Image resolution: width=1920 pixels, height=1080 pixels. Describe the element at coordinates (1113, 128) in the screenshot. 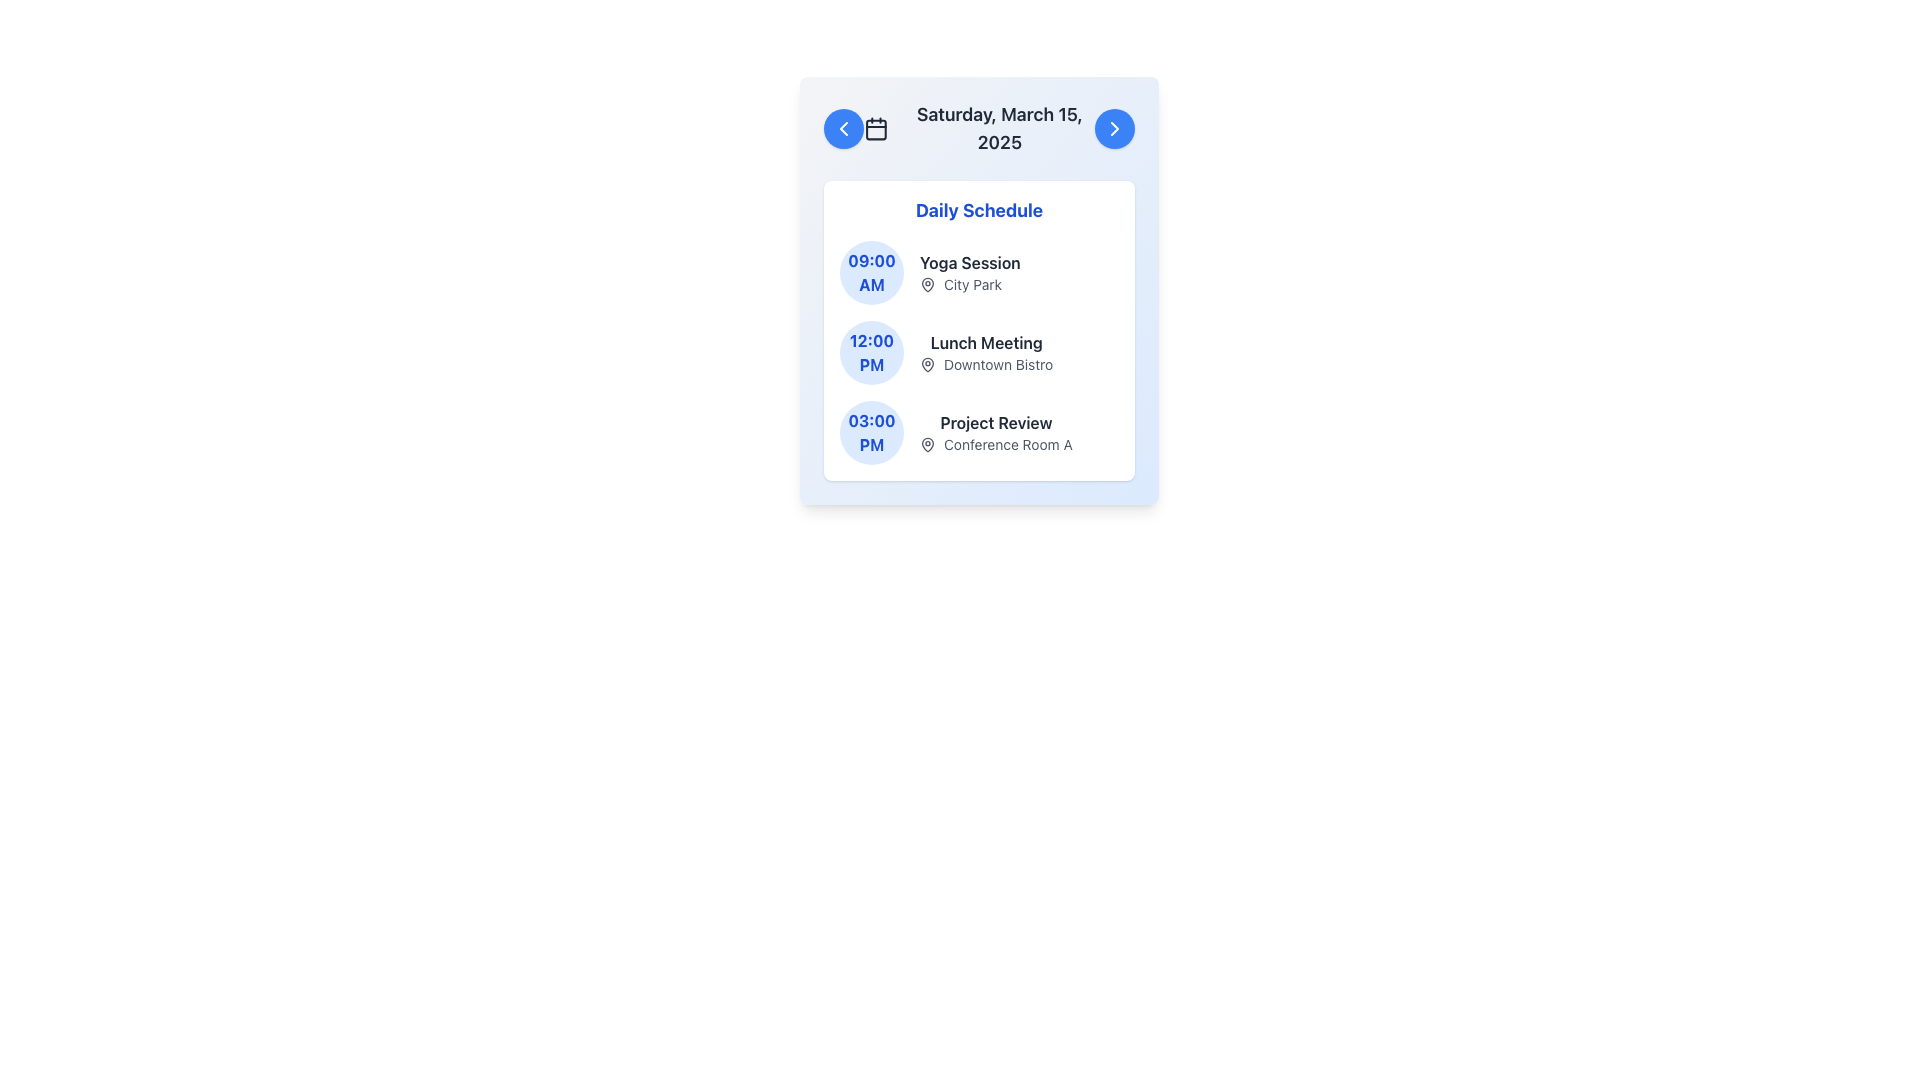

I see `the chevron-shaped icon inside the button located in the upper right corner of the card interface` at that location.